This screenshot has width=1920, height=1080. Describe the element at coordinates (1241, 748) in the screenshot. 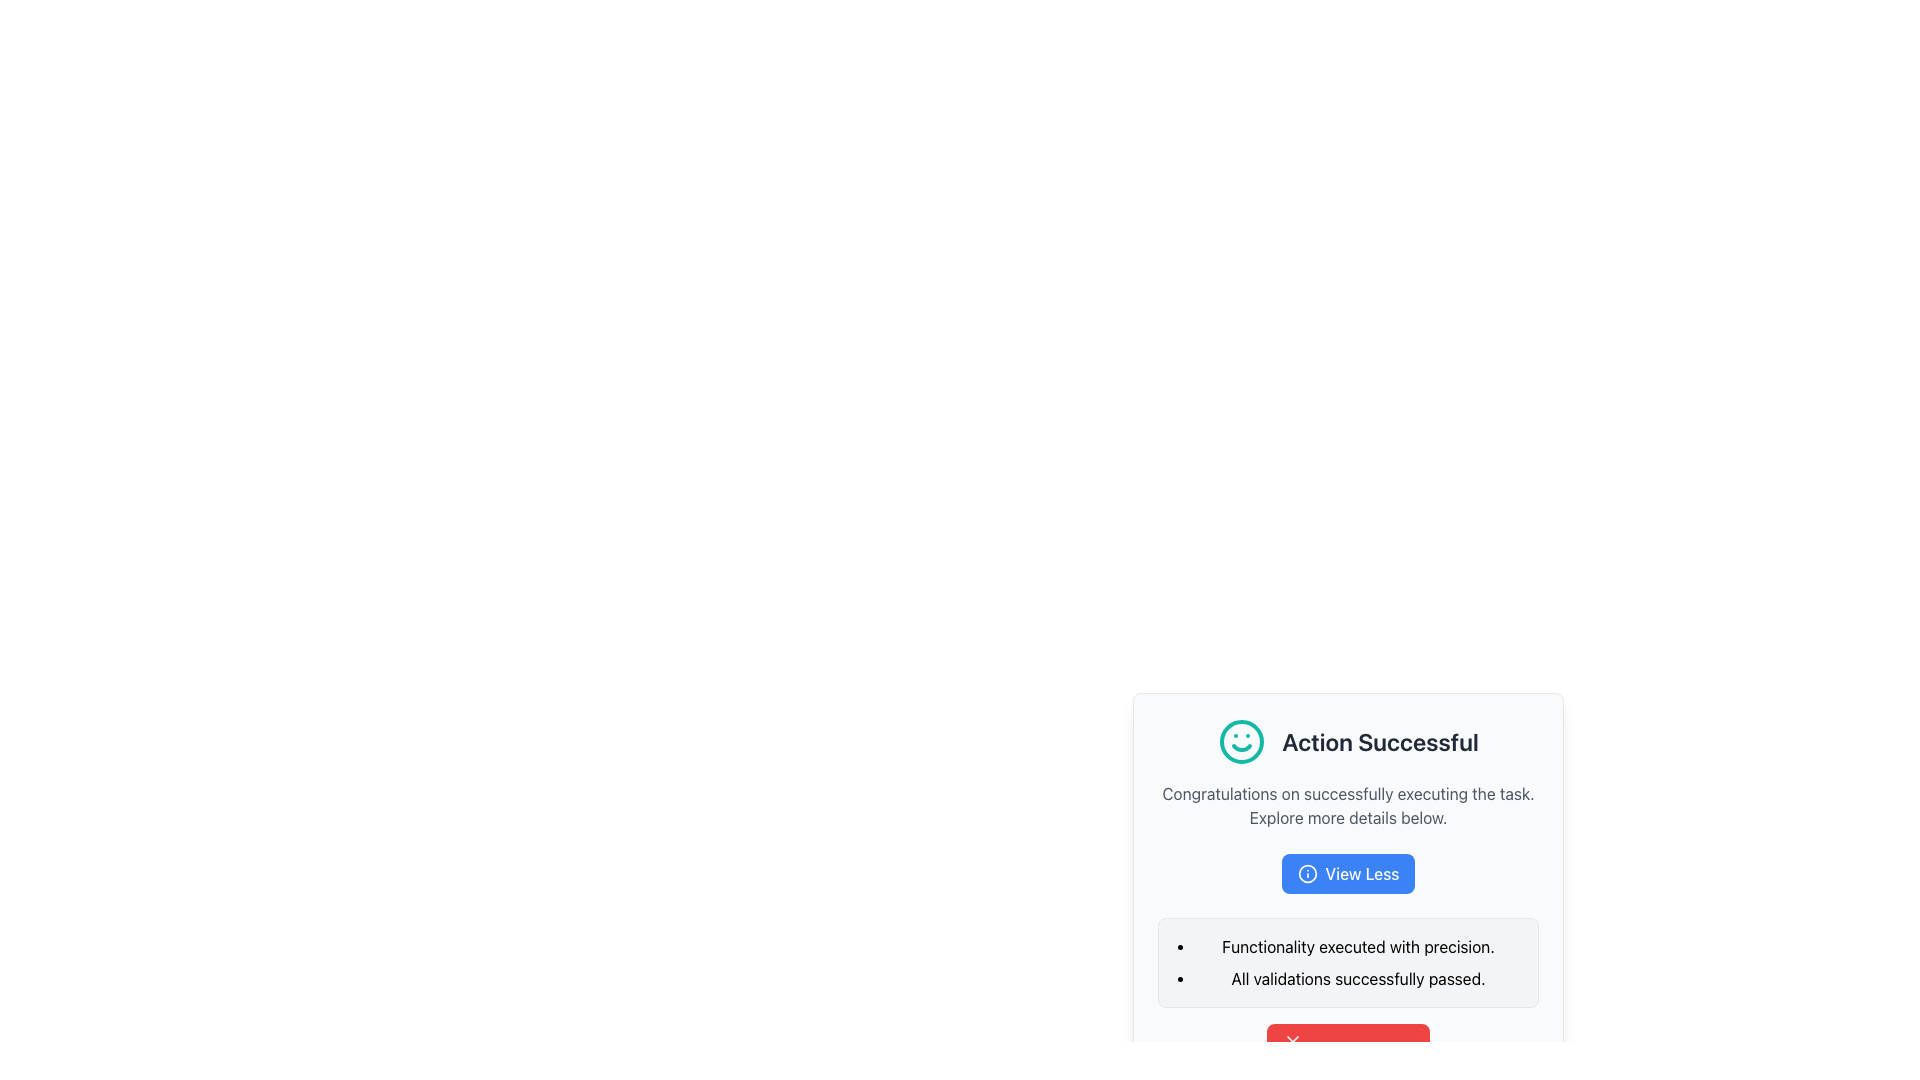

I see `the curved line forming the smile icon, which is part of a face illustration within an SVG element, positioned centrally beneath the two eyes` at that location.